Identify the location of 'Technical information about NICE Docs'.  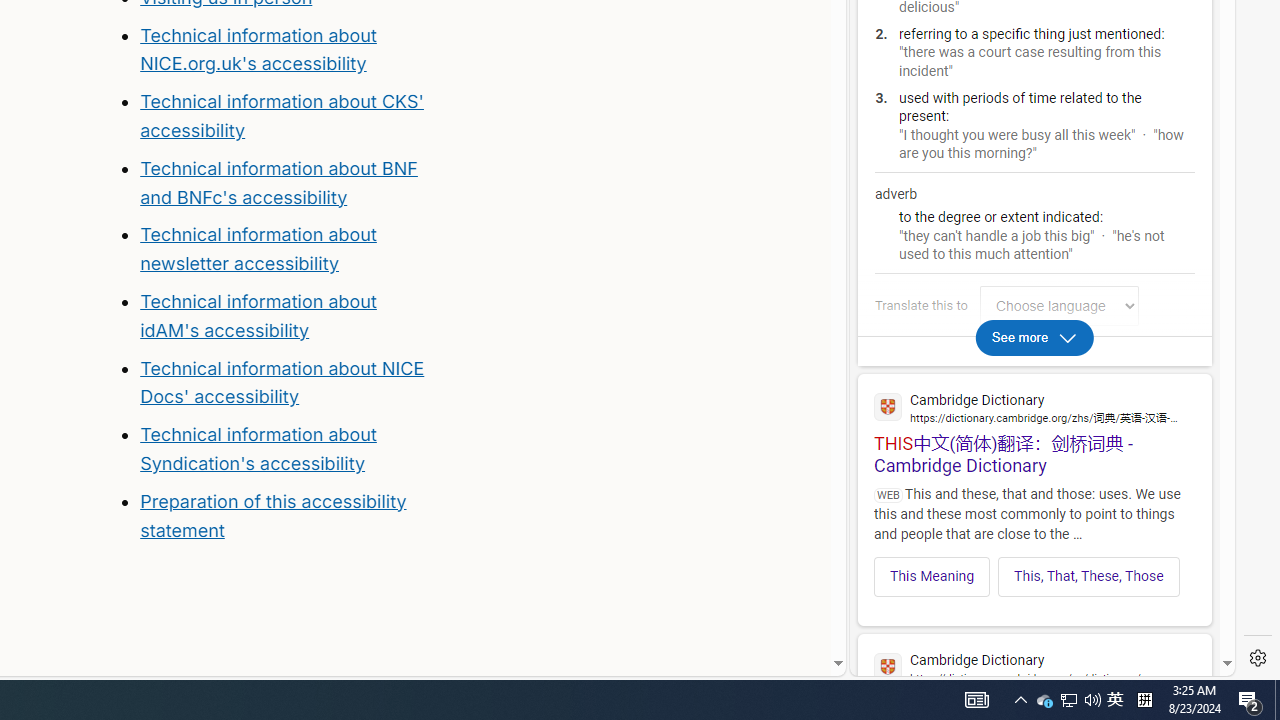
(281, 382).